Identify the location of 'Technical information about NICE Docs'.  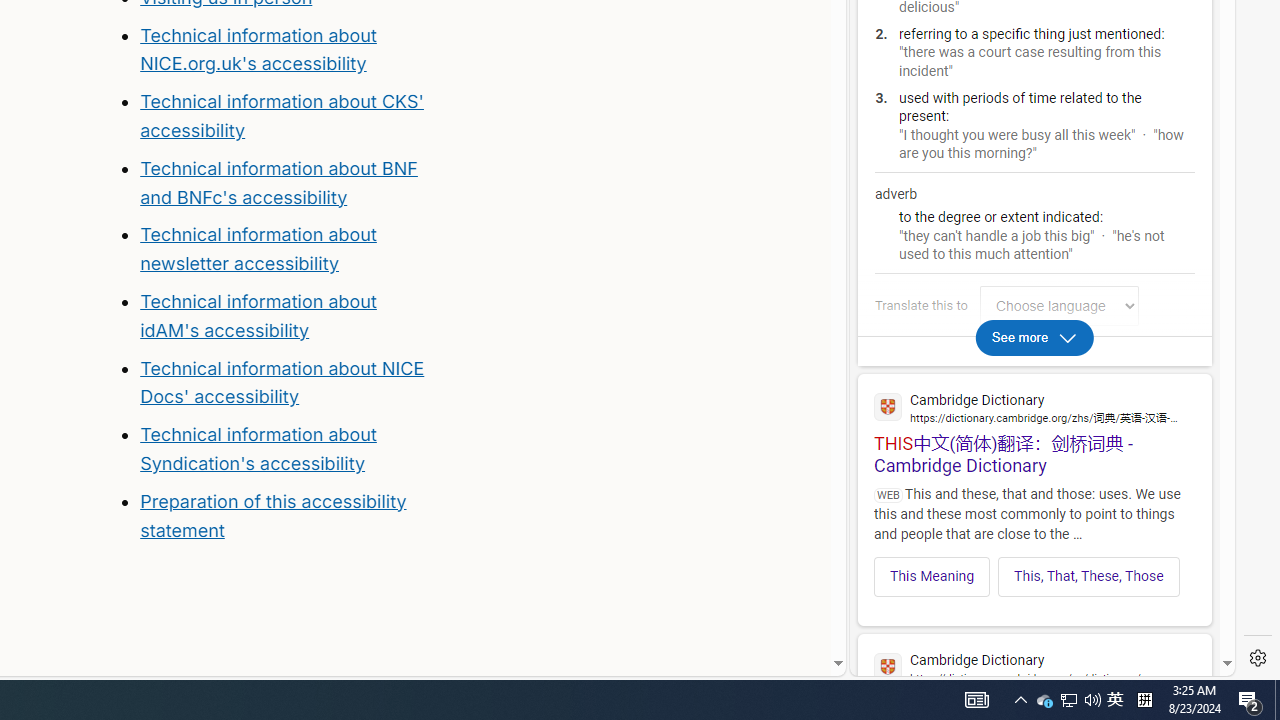
(281, 382).